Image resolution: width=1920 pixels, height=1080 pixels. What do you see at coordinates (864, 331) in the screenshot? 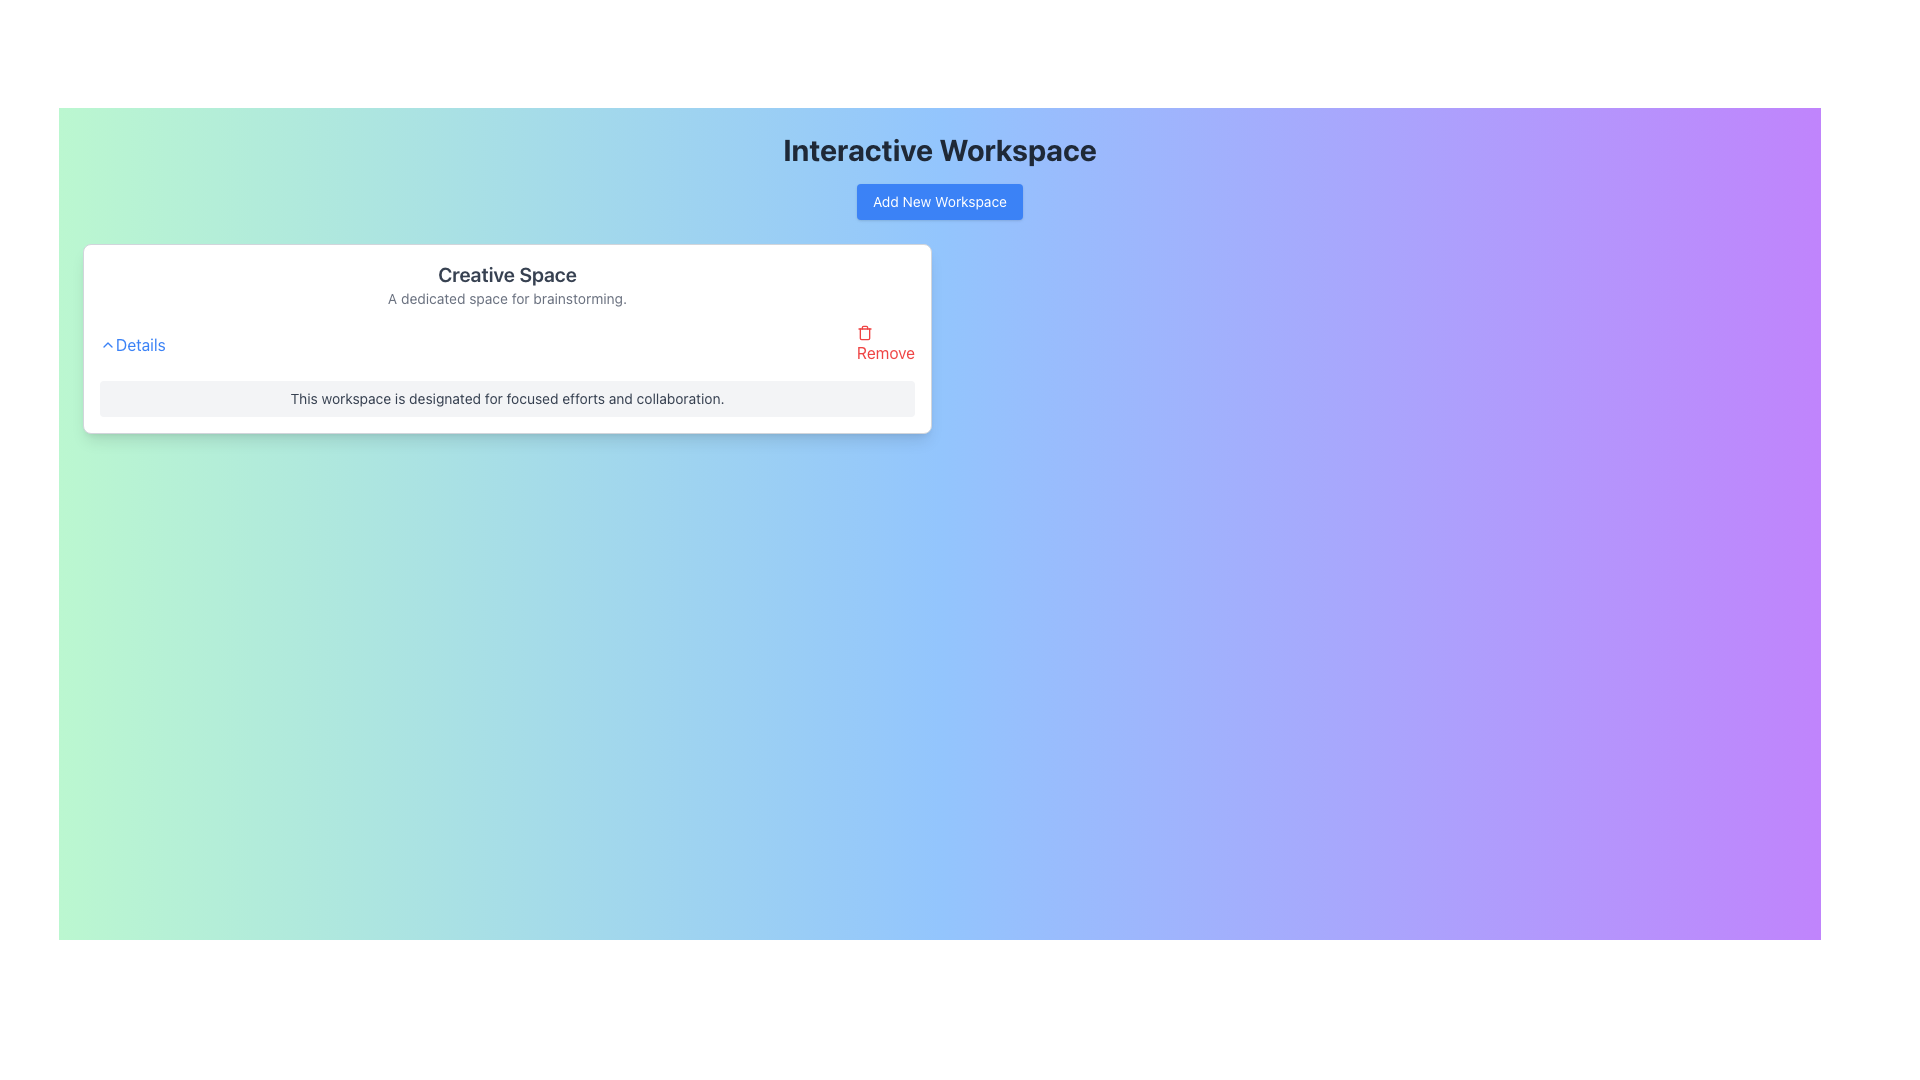
I see `the remove icon located to the right side within the 'Creative Space' card` at bounding box center [864, 331].